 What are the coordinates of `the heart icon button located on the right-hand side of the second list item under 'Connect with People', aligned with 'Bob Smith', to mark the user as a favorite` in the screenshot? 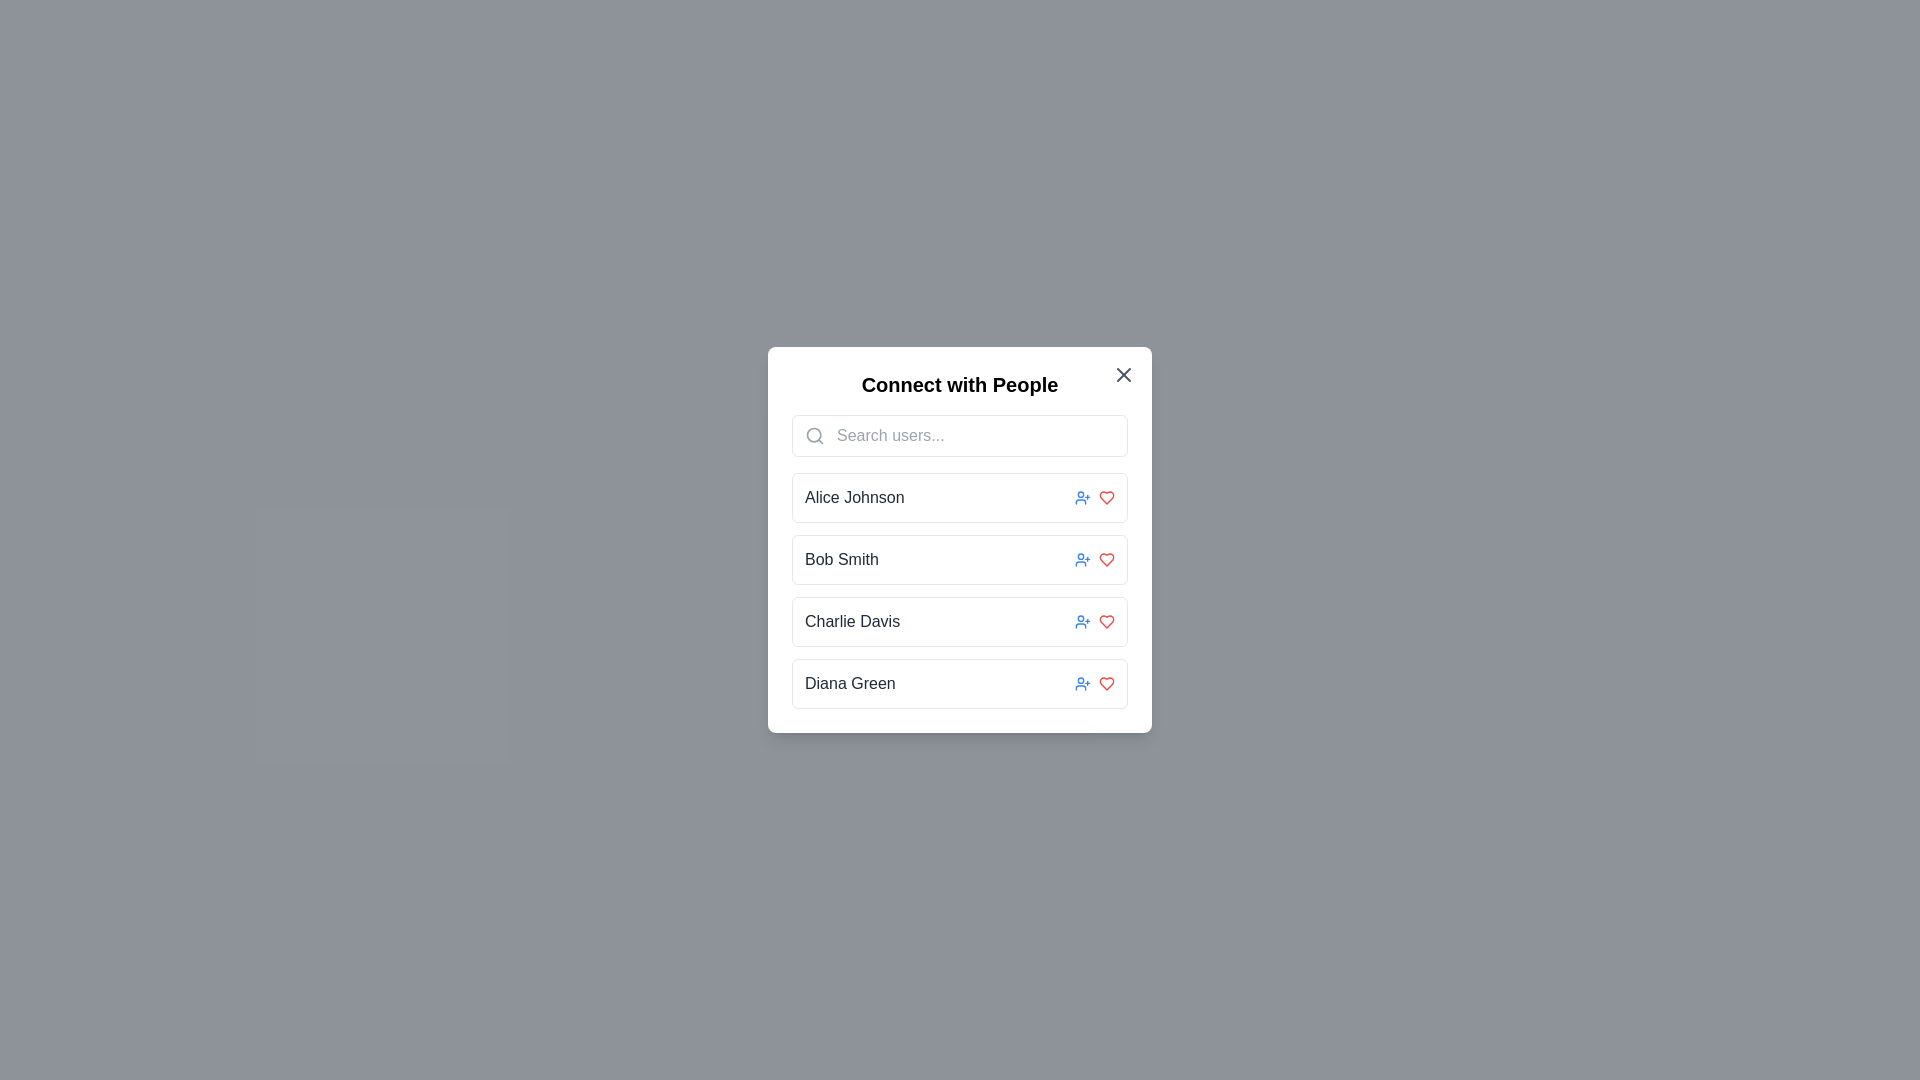 It's located at (1106, 559).